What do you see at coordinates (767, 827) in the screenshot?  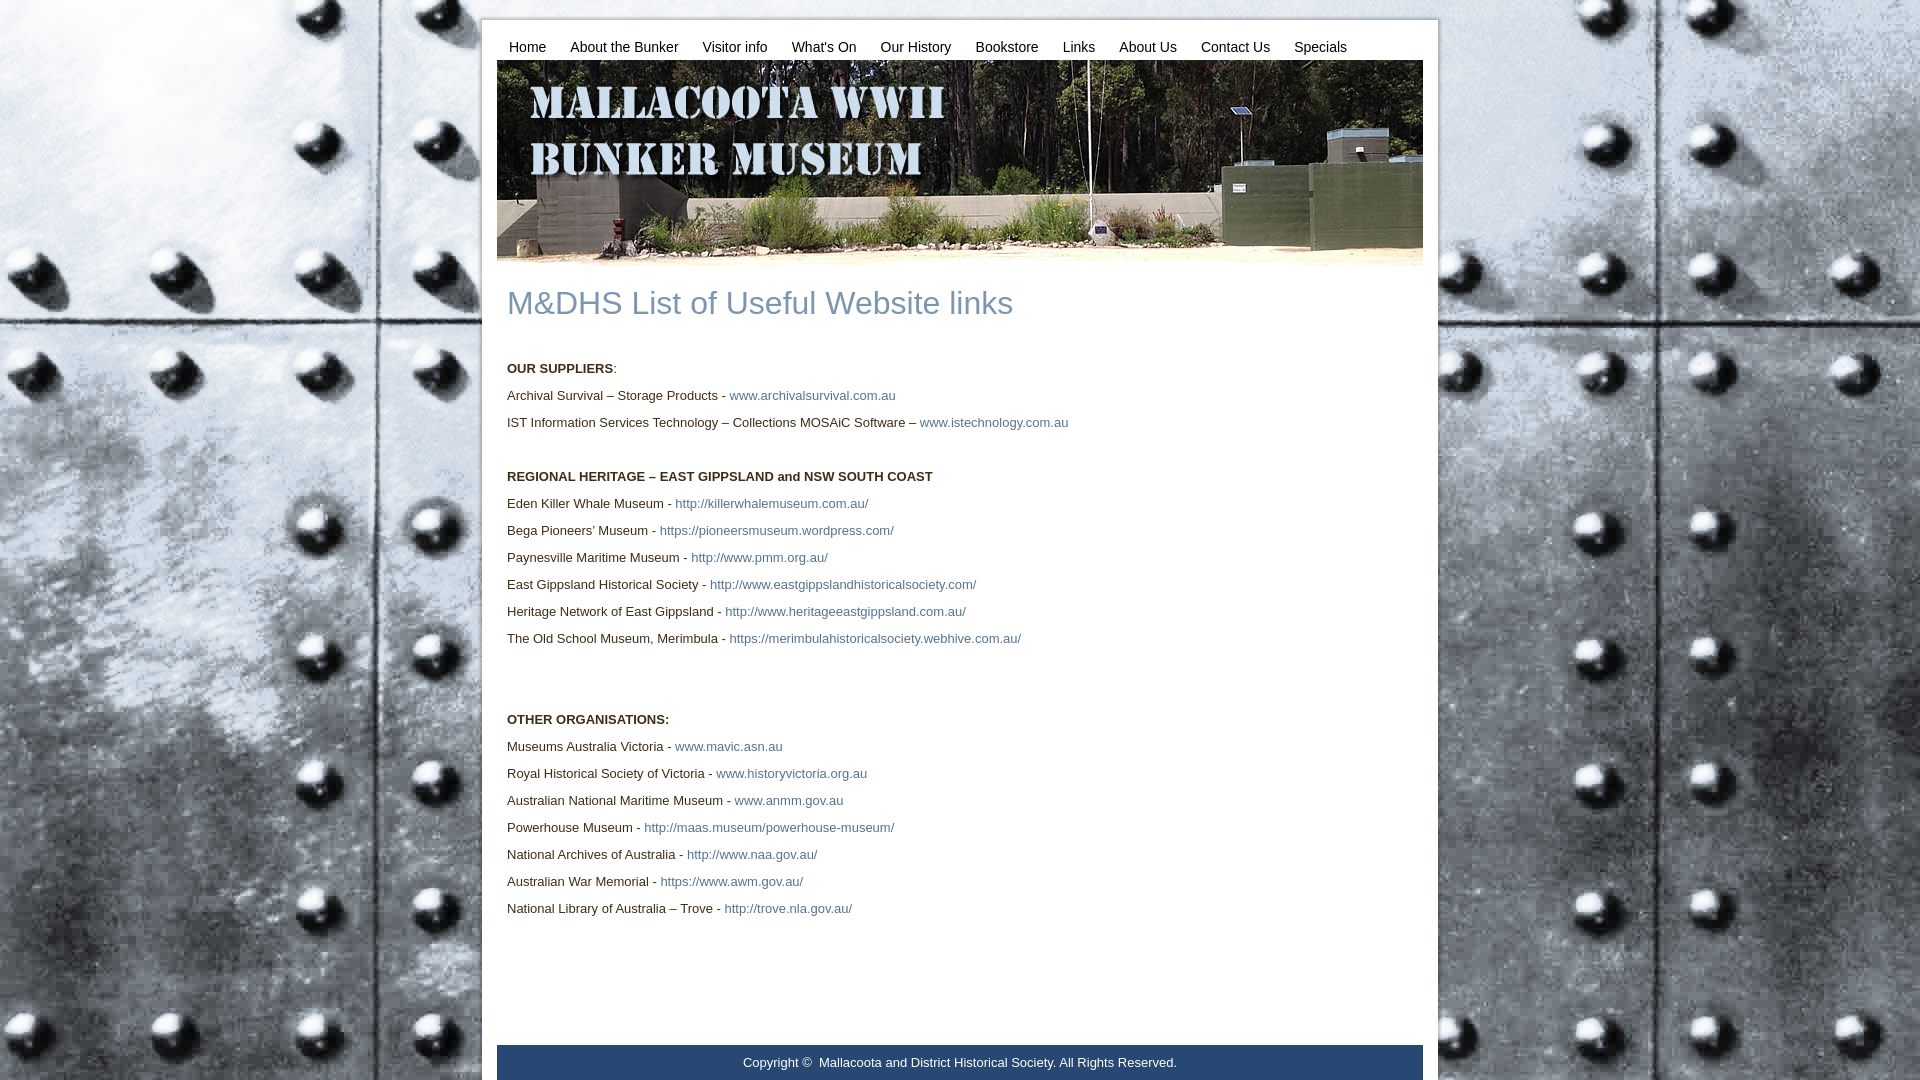 I see `'http://maas.museum/powerhouse-museum/'` at bounding box center [767, 827].